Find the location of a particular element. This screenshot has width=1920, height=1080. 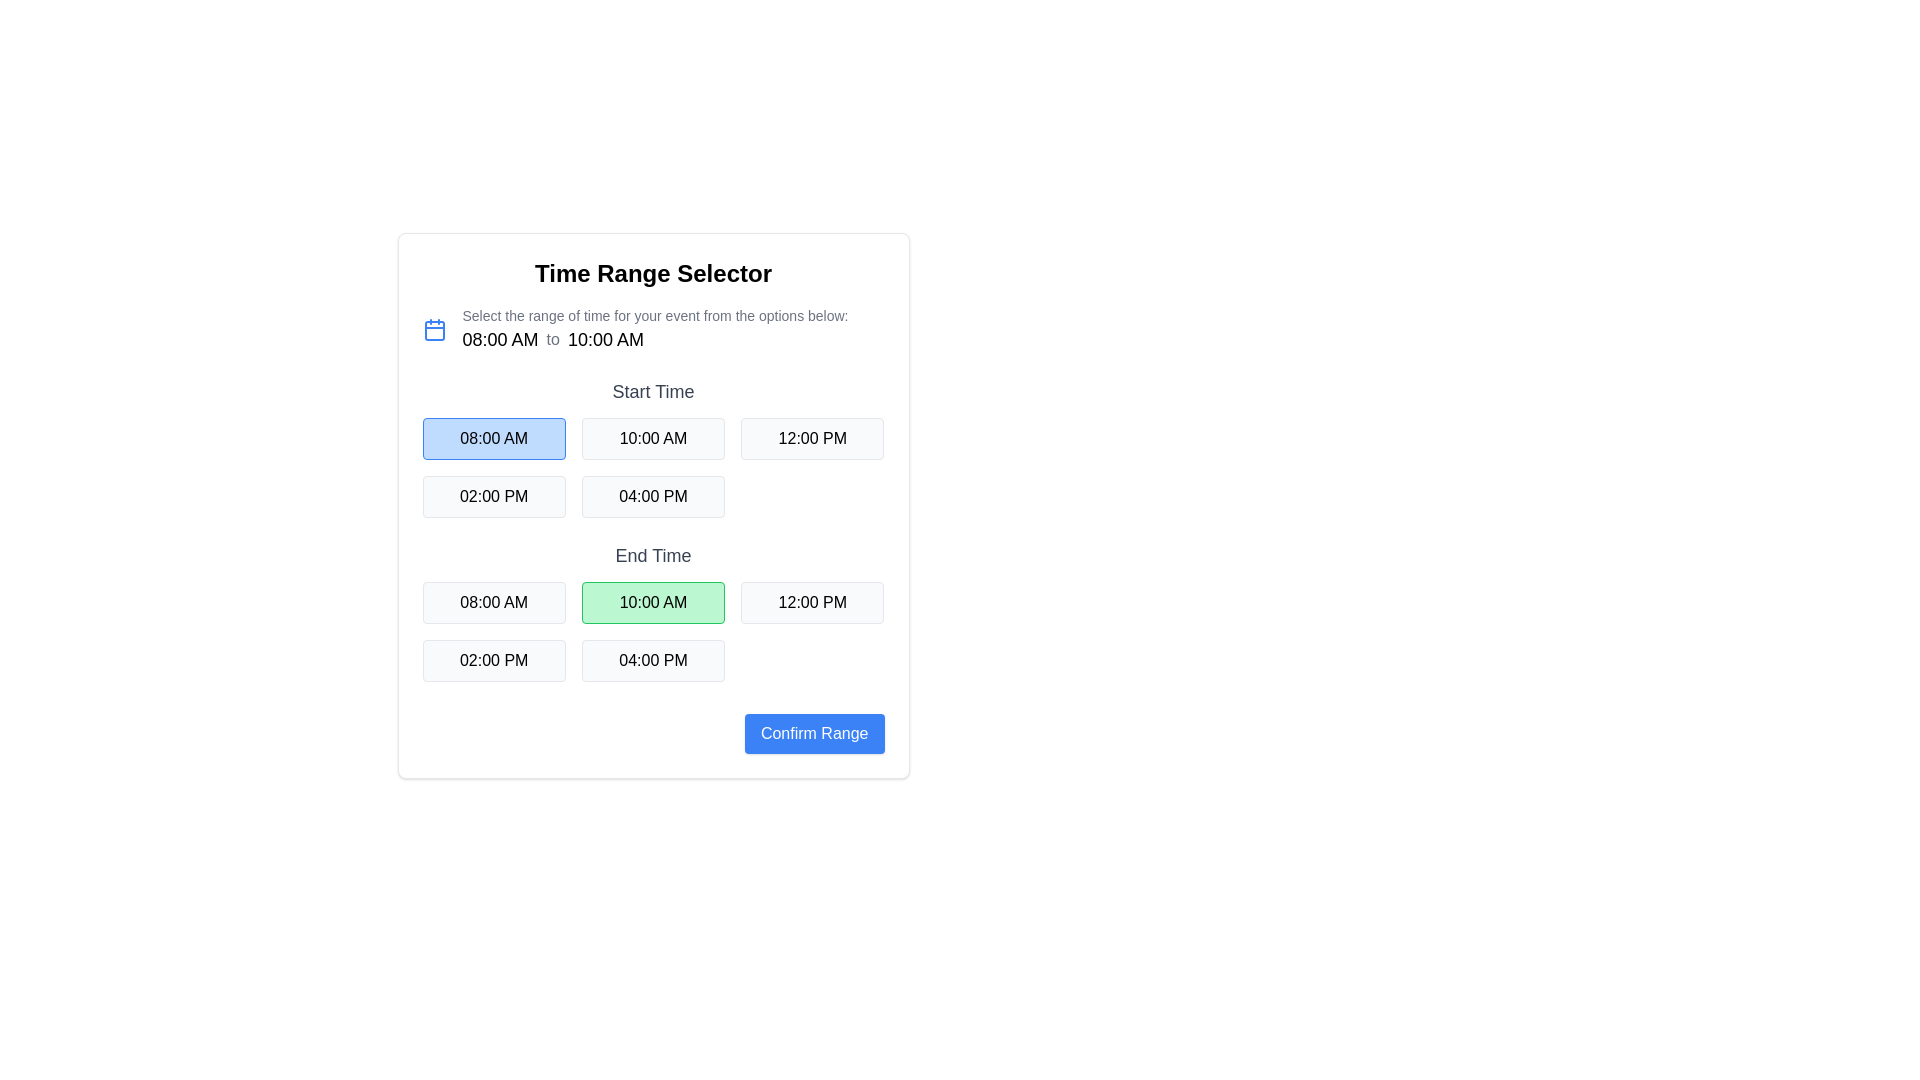

the rectangular button labeled '02:00 PM' with a light gray background is located at coordinates (494, 496).